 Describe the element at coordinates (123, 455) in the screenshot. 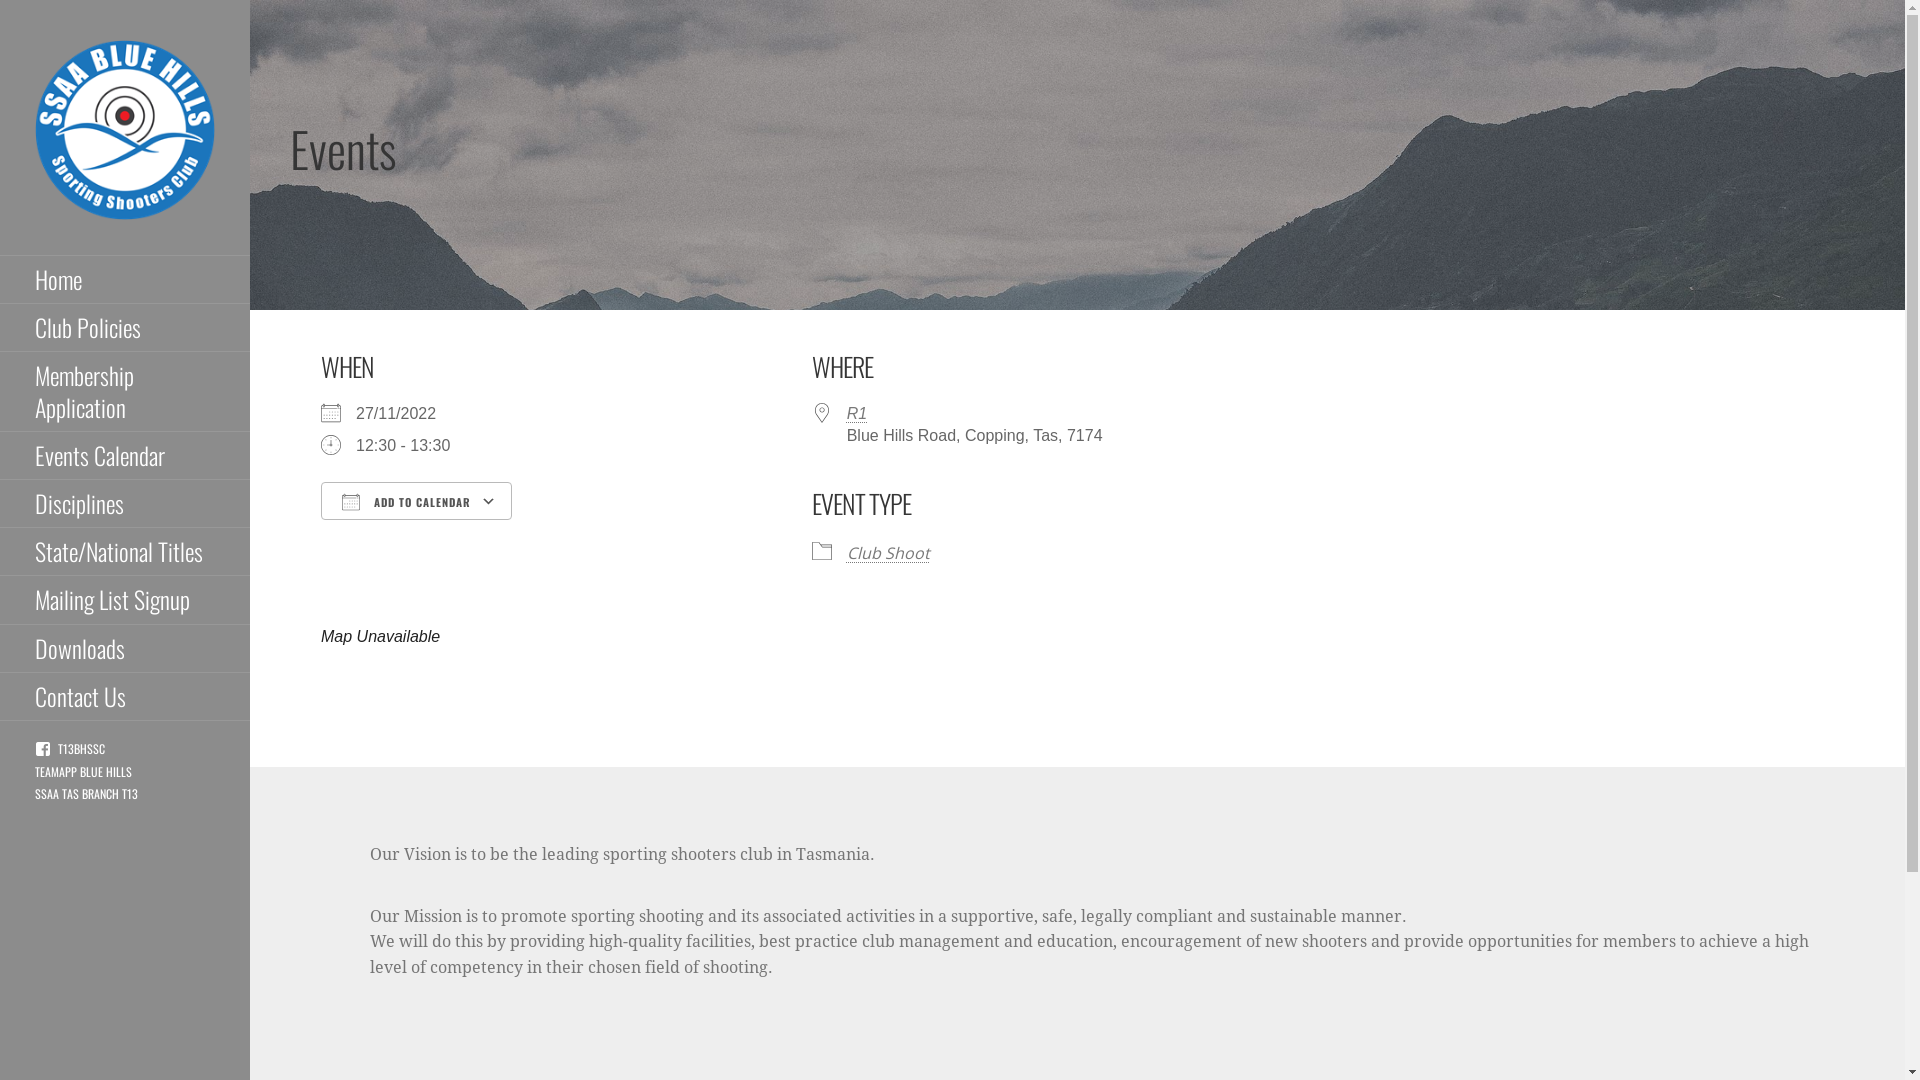

I see `'Events Calendar'` at that location.